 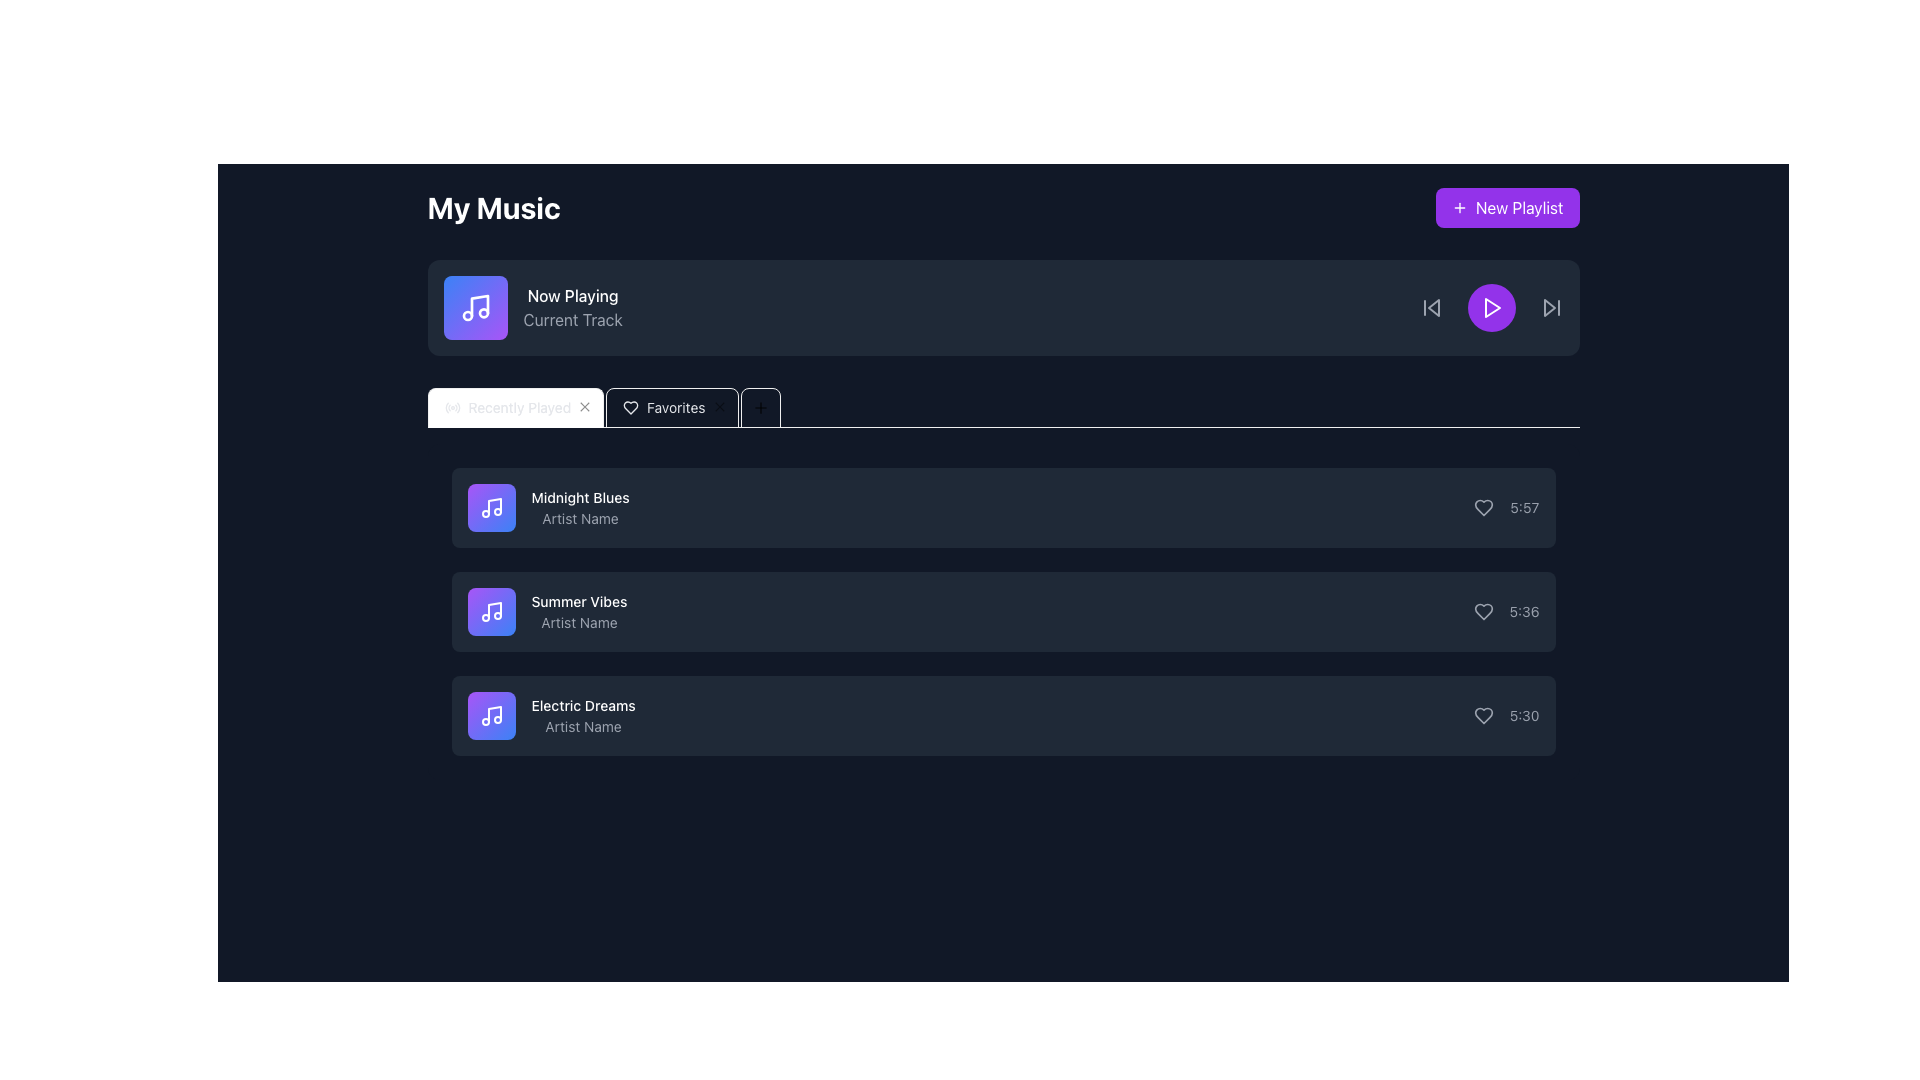 I want to click on the button to skip to the previous track, located immediately to the left of the circular purple play button in the media control section, so click(x=1430, y=308).